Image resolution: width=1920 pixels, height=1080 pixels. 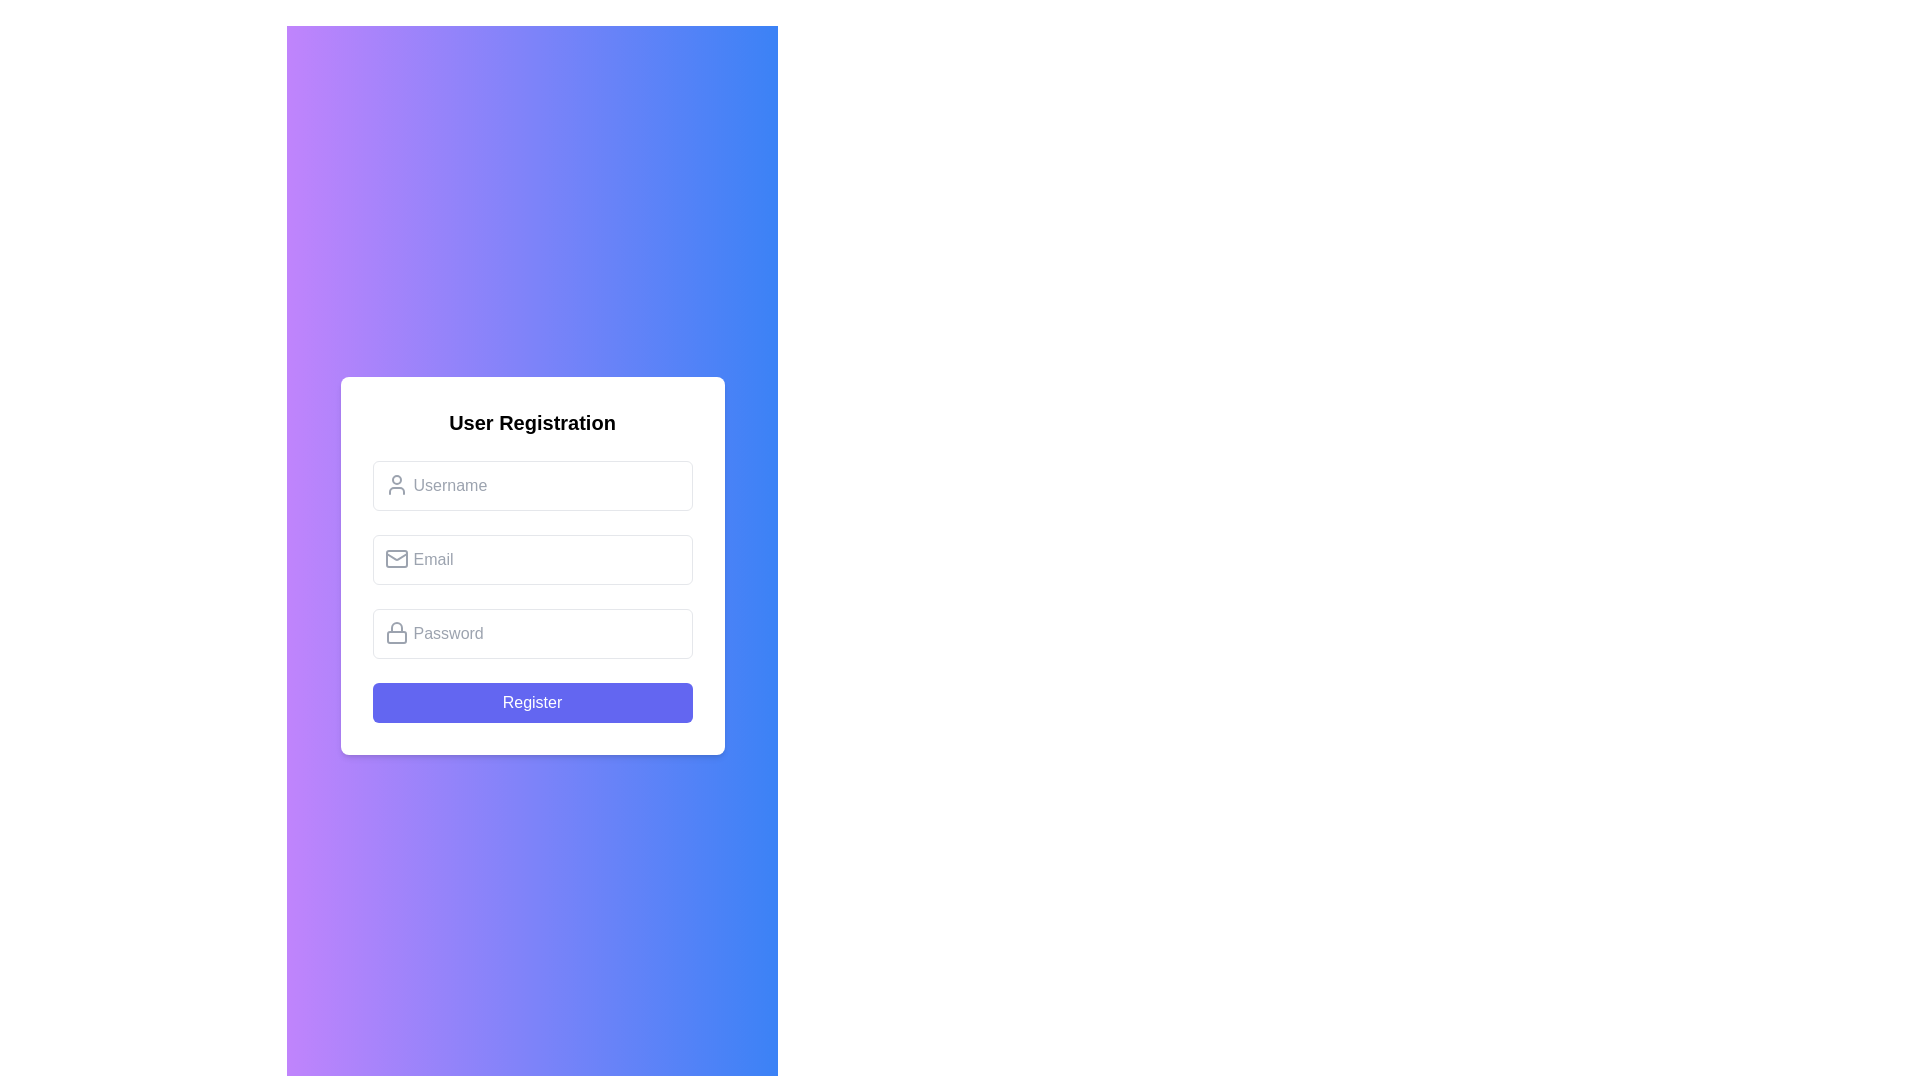 What do you see at coordinates (396, 626) in the screenshot?
I see `the top arc of the lock icon, which symbolizes a securing mechanism, located within the 'Password' input field of the user registration form` at bounding box center [396, 626].